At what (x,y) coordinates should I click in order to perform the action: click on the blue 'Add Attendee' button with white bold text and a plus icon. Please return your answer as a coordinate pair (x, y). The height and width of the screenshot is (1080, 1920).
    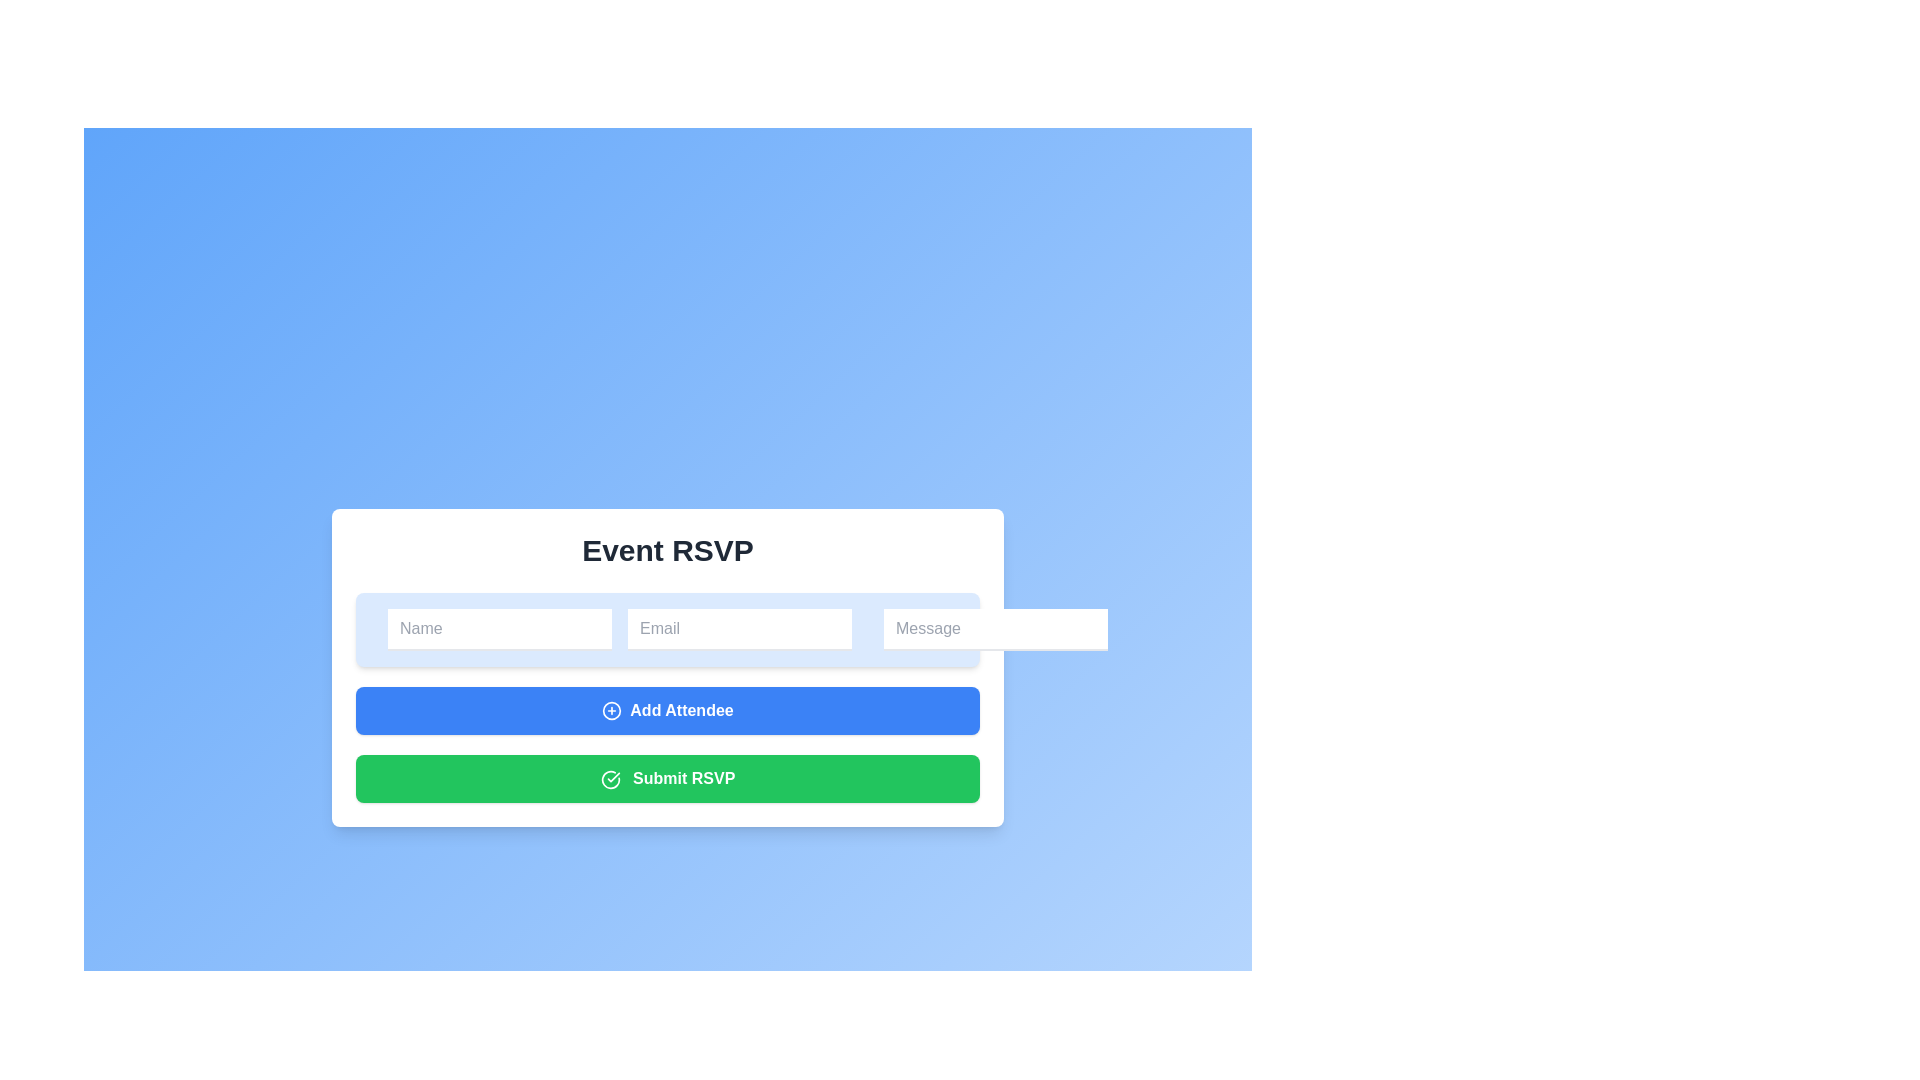
    Looking at the image, I should click on (667, 709).